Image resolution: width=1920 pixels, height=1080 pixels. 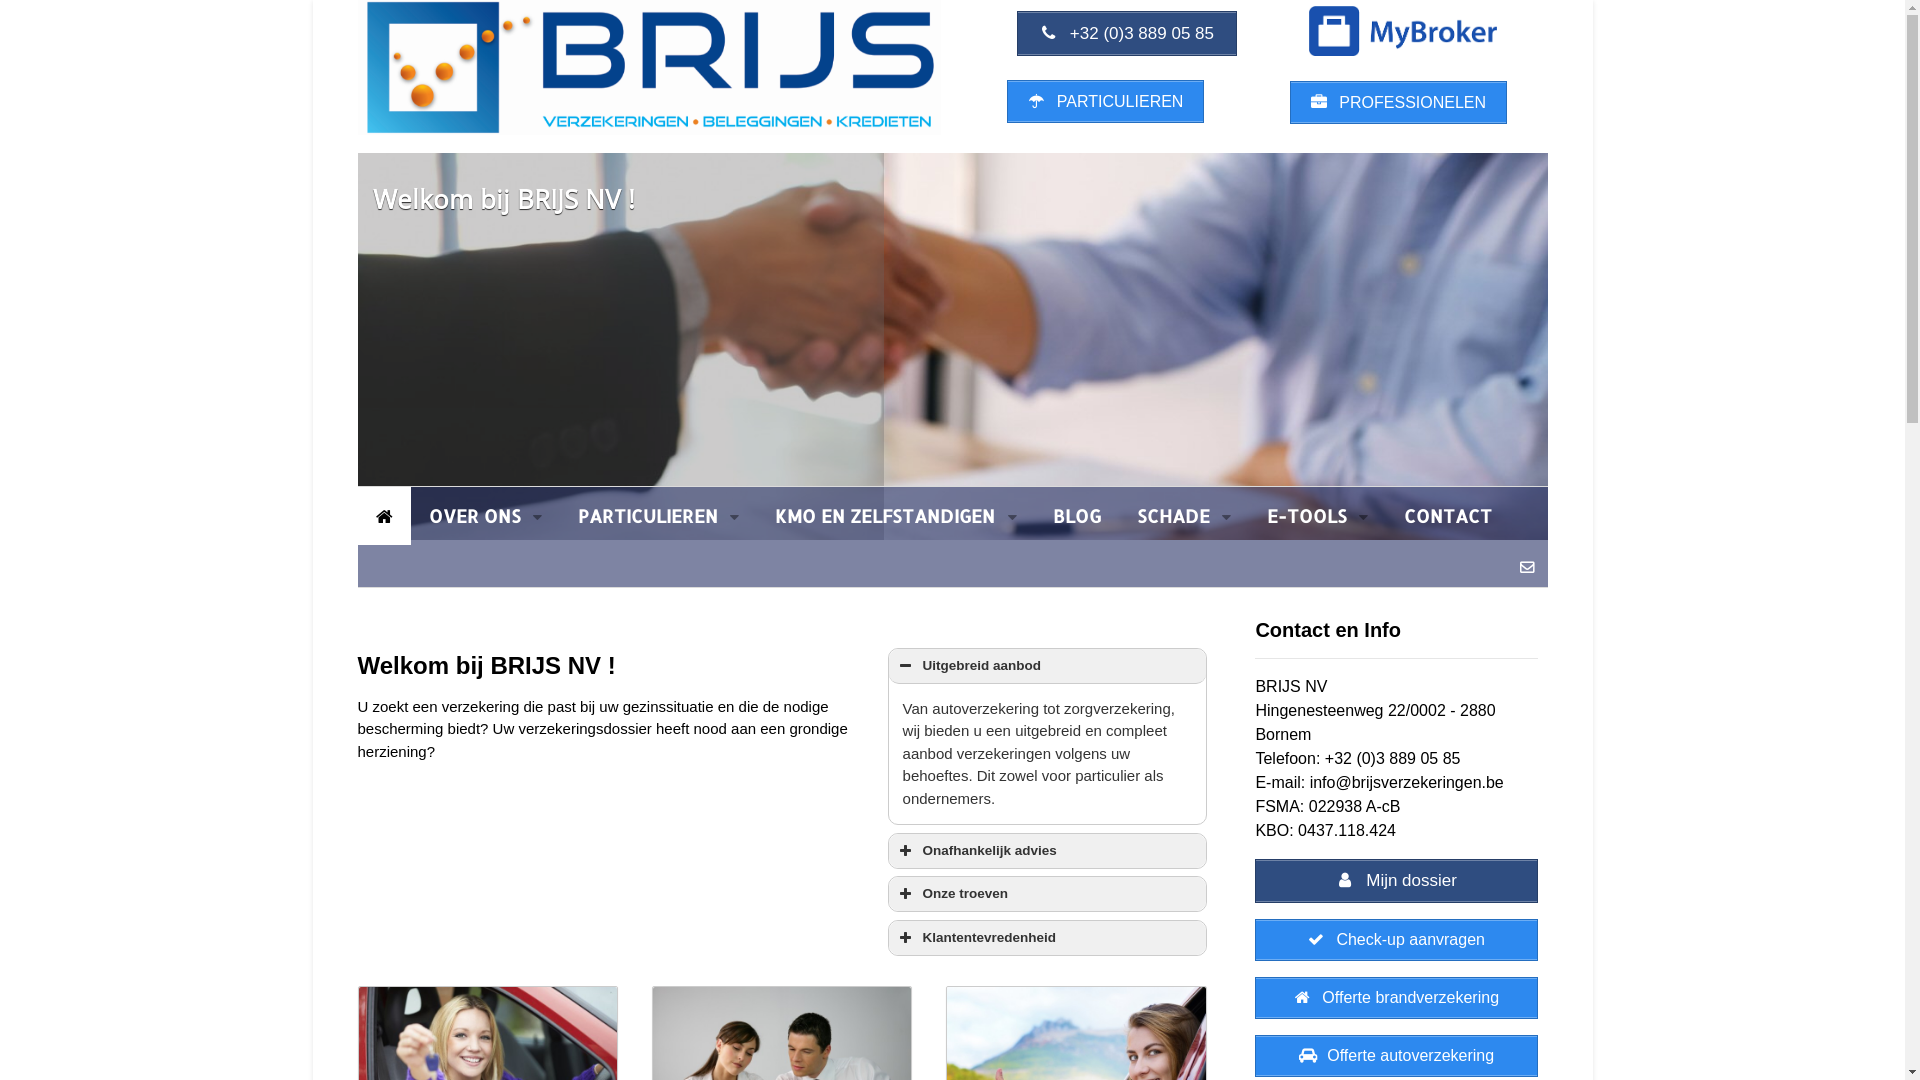 I want to click on 'PARTICULIEREN', so click(x=658, y=515).